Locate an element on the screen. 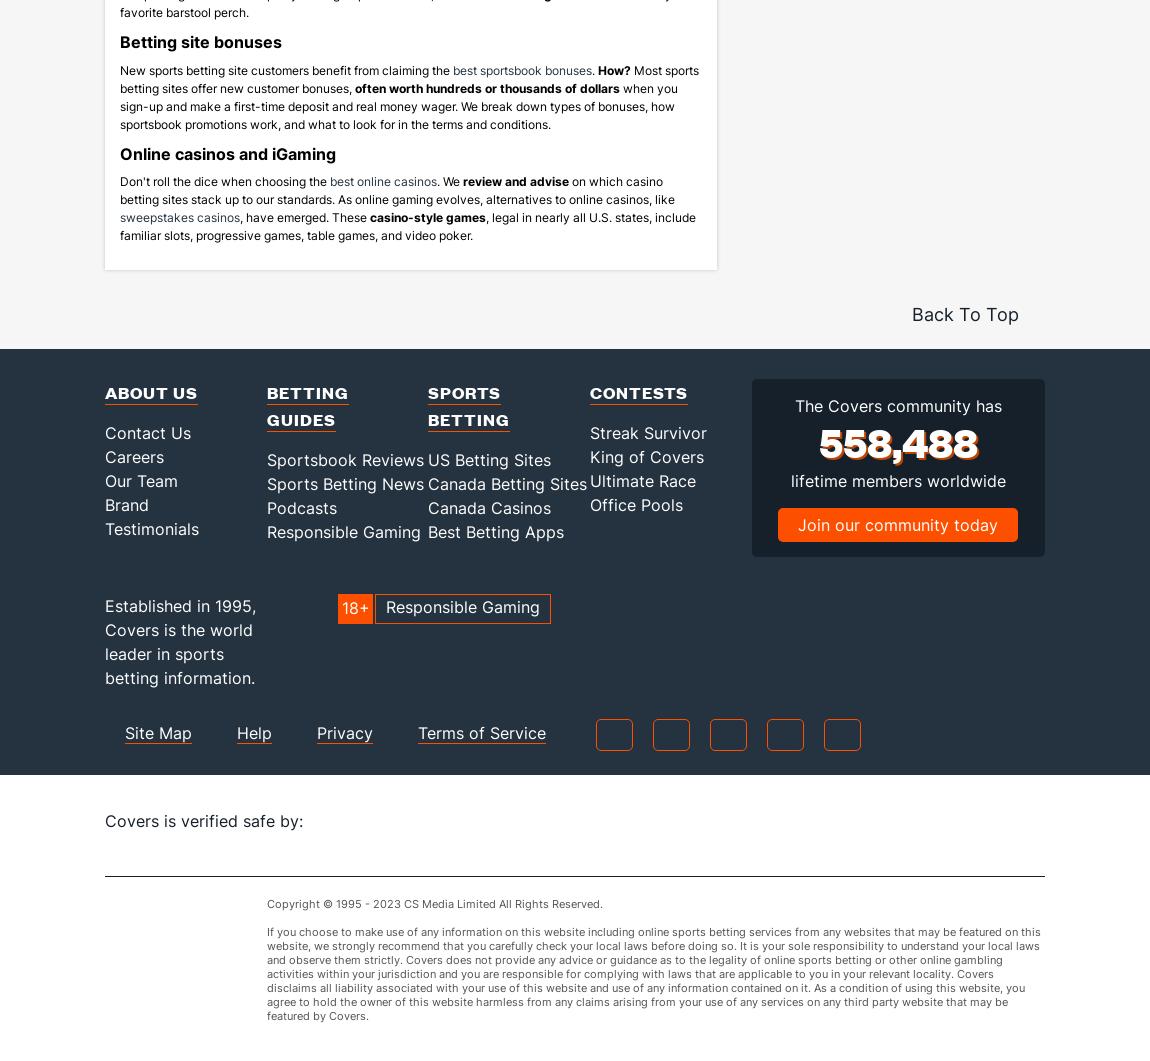 The height and width of the screenshot is (1061, 1150). 'Established in 1995,' is located at coordinates (274, 629).